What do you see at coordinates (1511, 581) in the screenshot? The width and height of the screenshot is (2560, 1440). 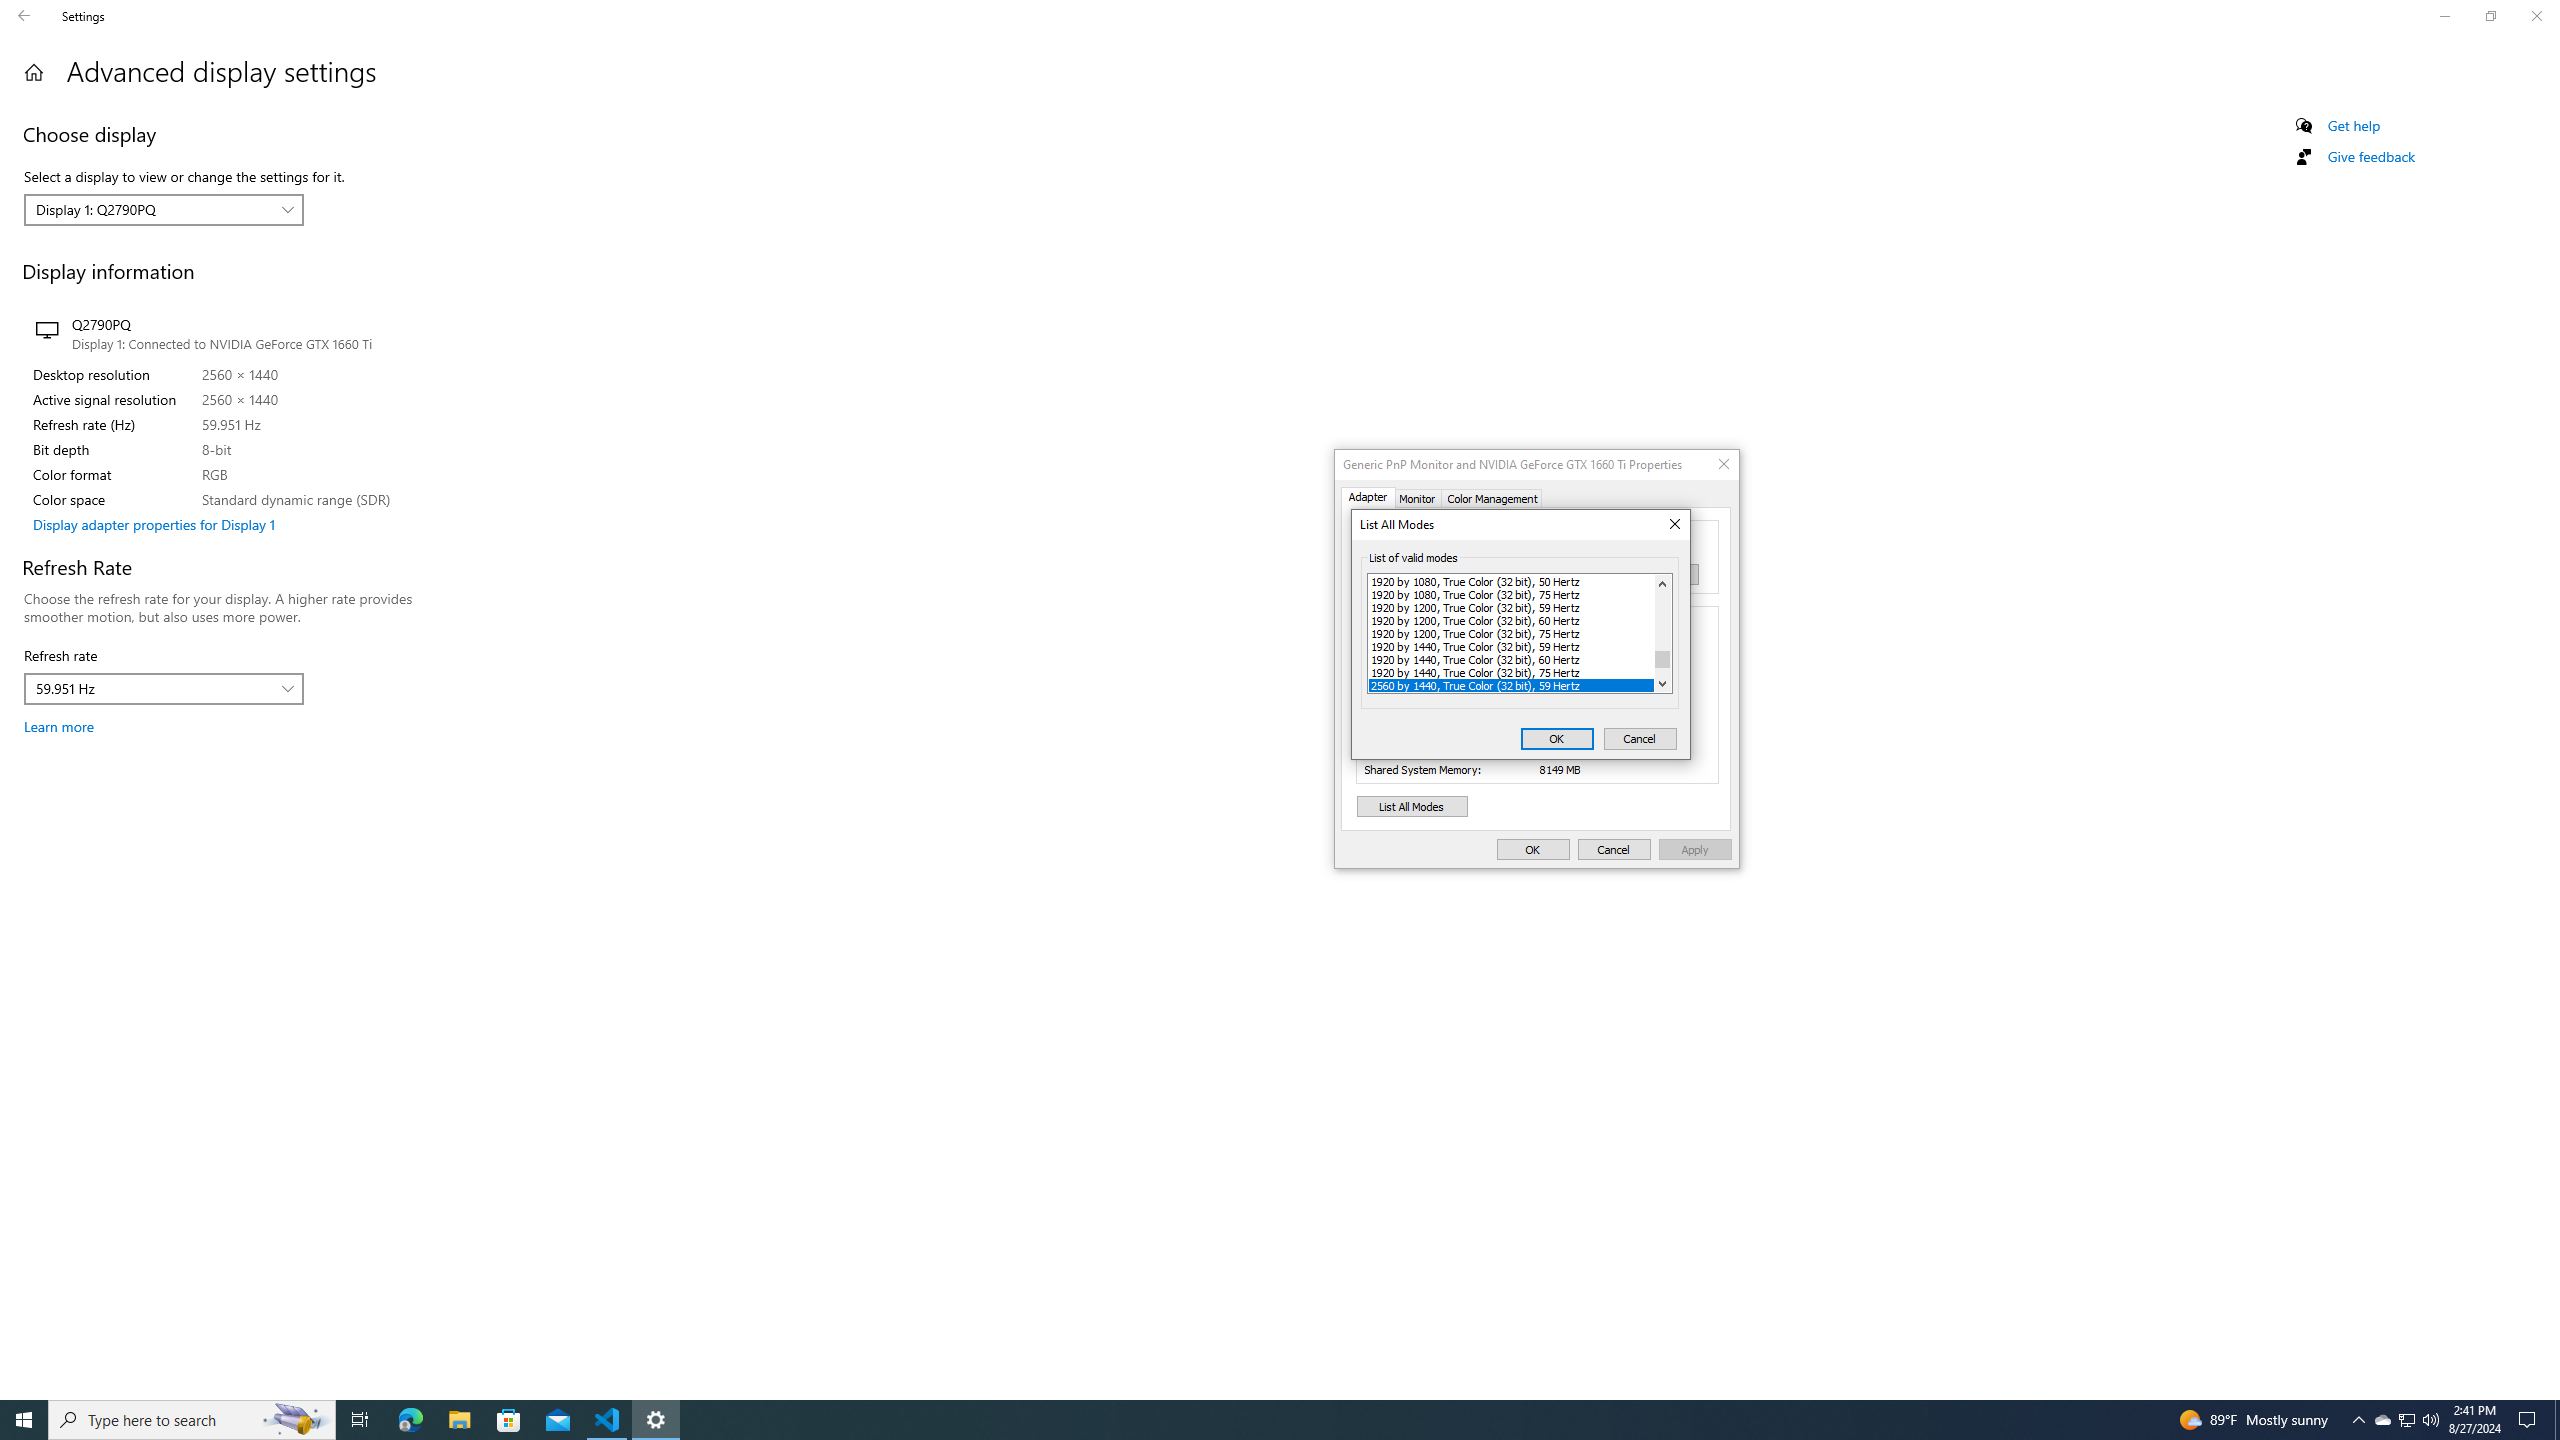 I see `'1920 by 1080, True Color (32 bit), 50 Hertz'` at bounding box center [1511, 581].